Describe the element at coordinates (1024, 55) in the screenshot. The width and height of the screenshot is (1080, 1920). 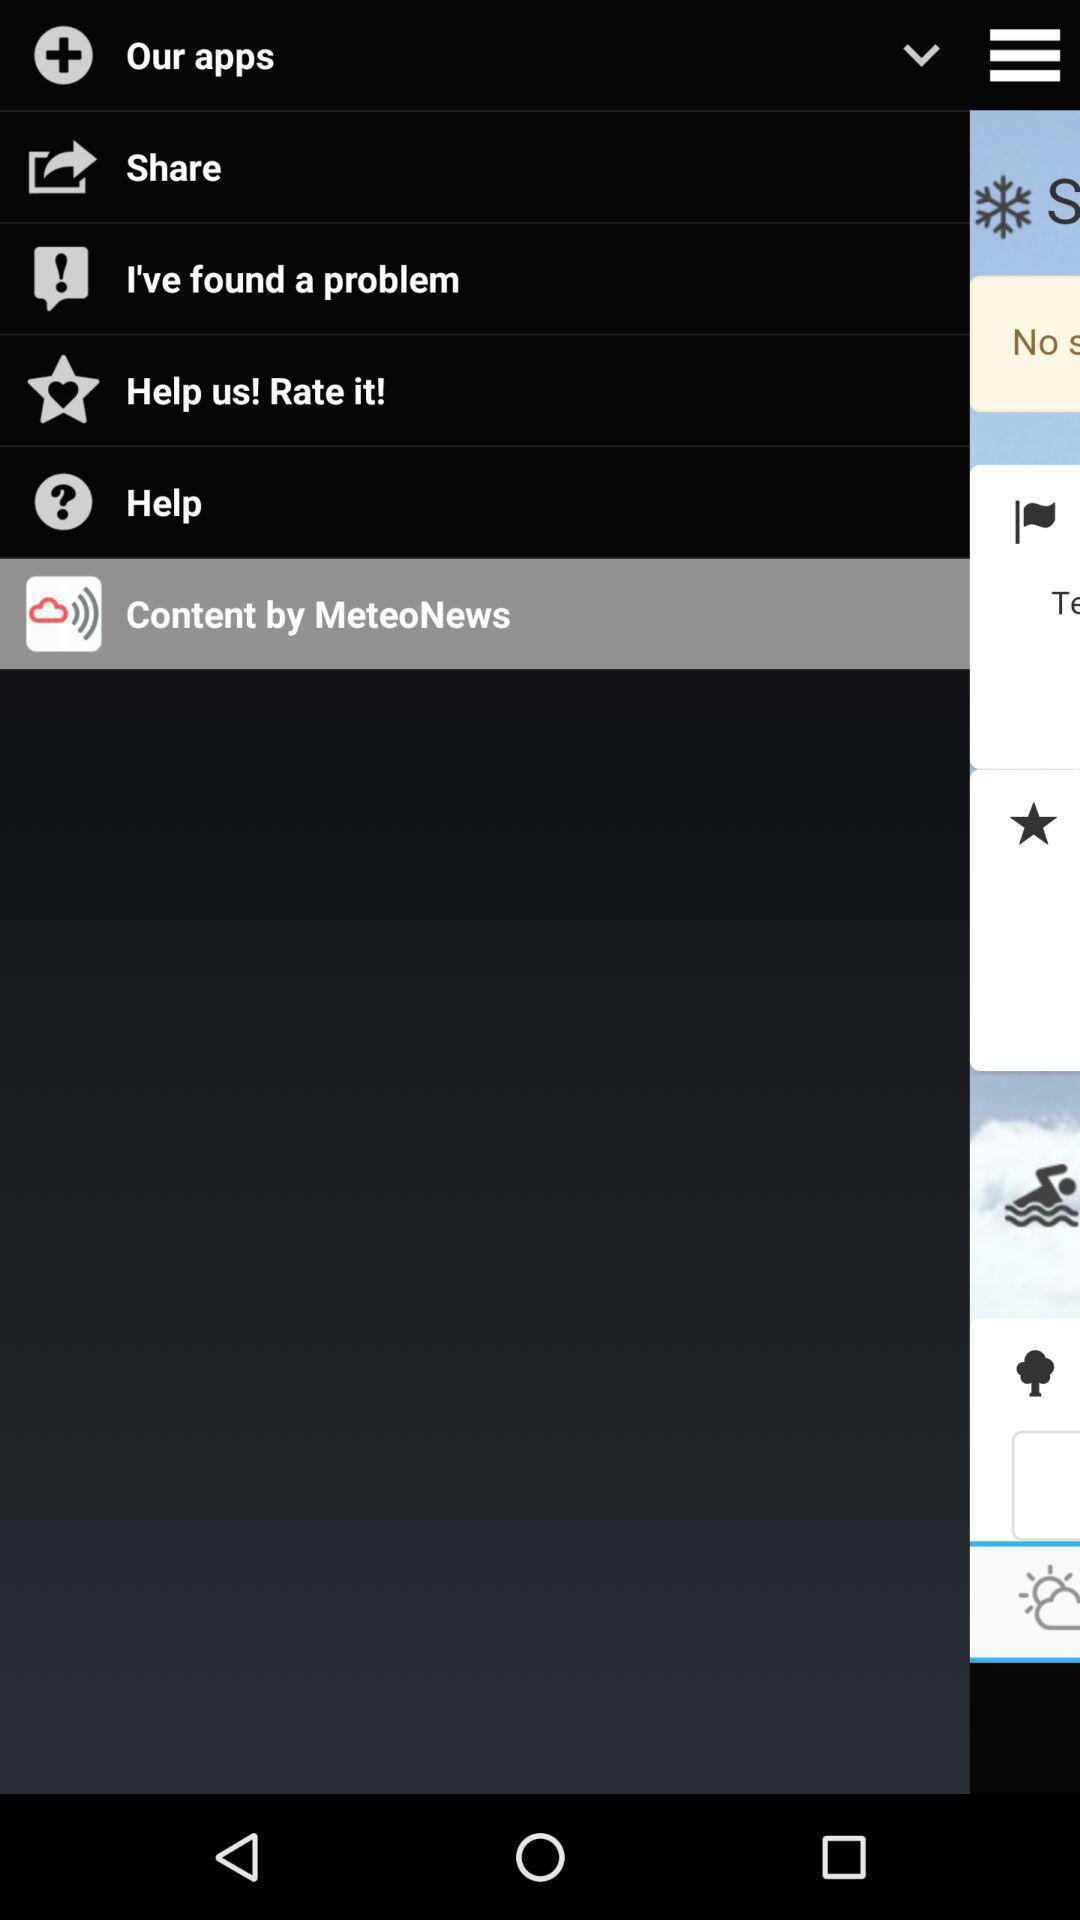
I see `menu` at that location.